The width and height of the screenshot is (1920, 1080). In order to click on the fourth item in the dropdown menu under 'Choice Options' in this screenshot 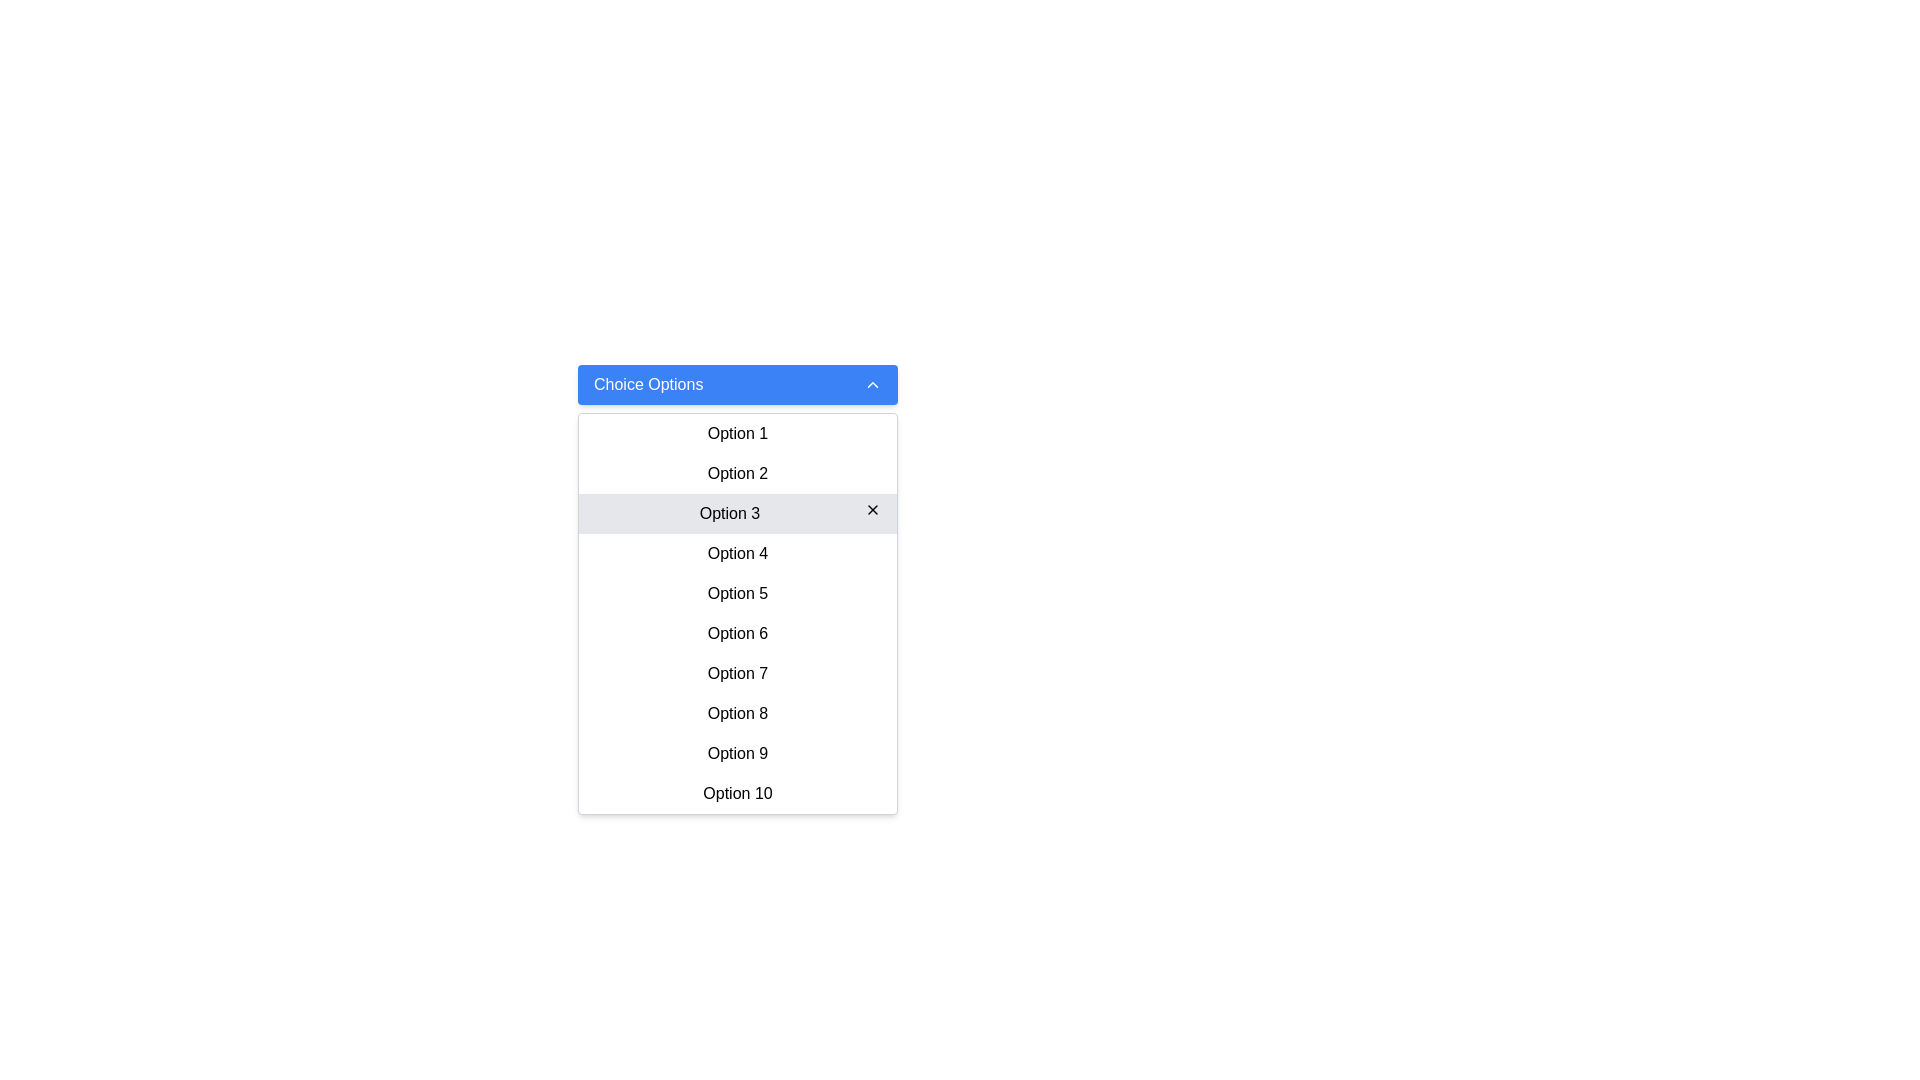, I will do `click(737, 554)`.